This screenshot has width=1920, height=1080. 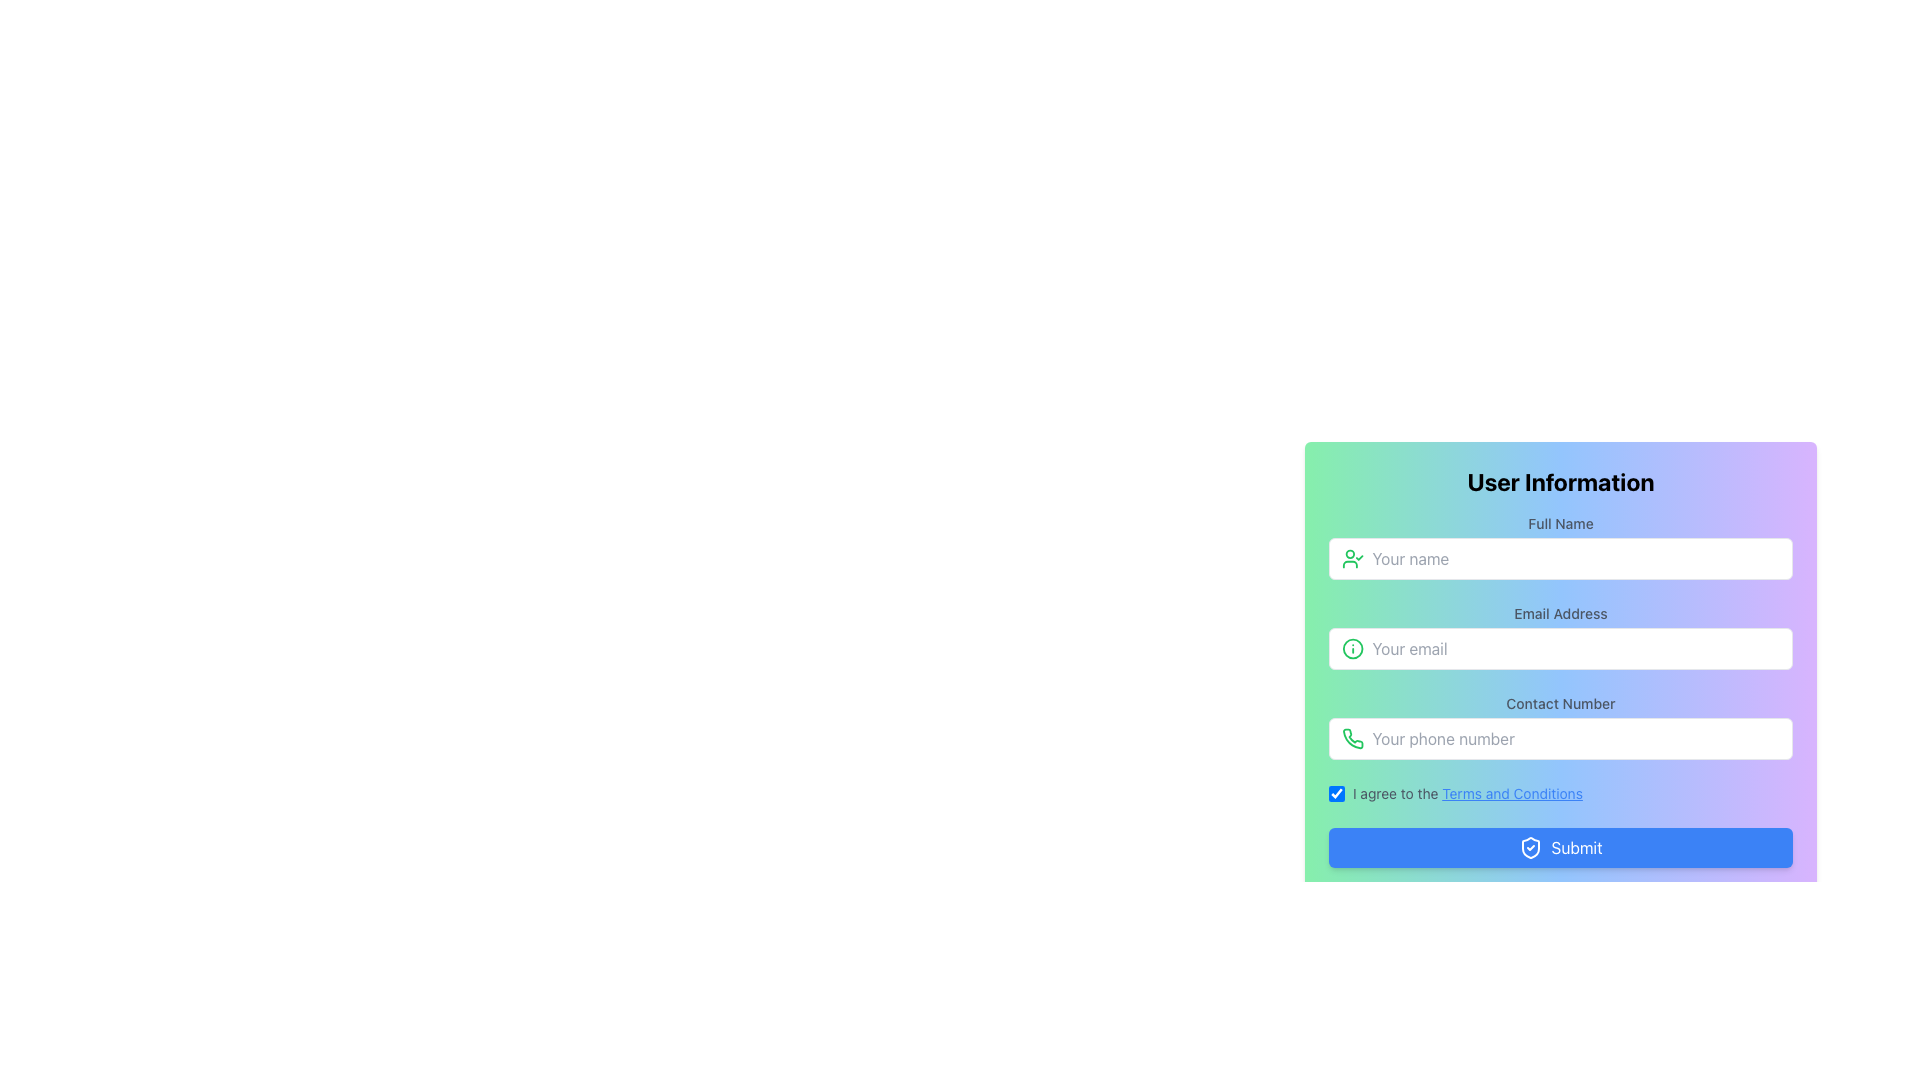 What do you see at coordinates (1530, 848) in the screenshot?
I see `the approval/security icon located within the 'Submit' button, positioned towards the left end of the button content, preceding the text 'Submit'` at bounding box center [1530, 848].